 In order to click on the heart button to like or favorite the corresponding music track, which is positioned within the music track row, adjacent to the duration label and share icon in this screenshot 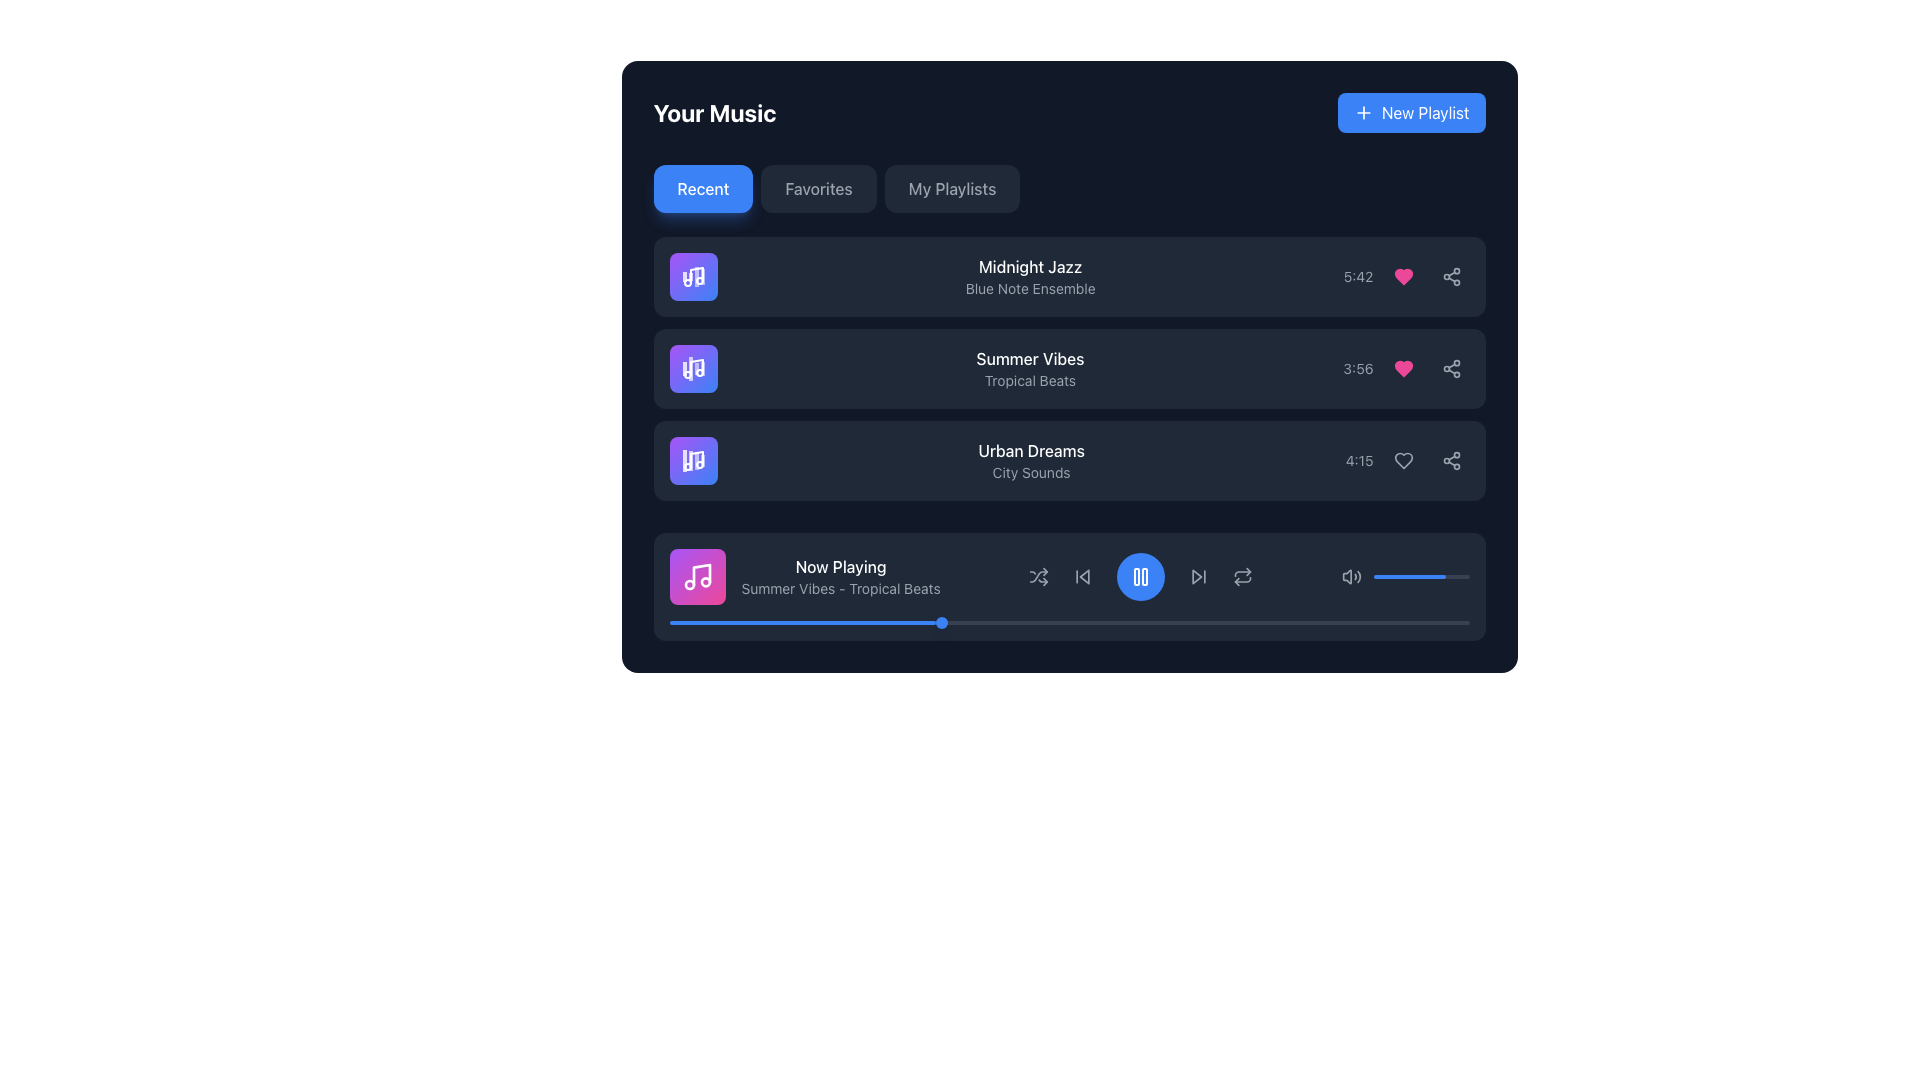, I will do `click(1402, 369)`.